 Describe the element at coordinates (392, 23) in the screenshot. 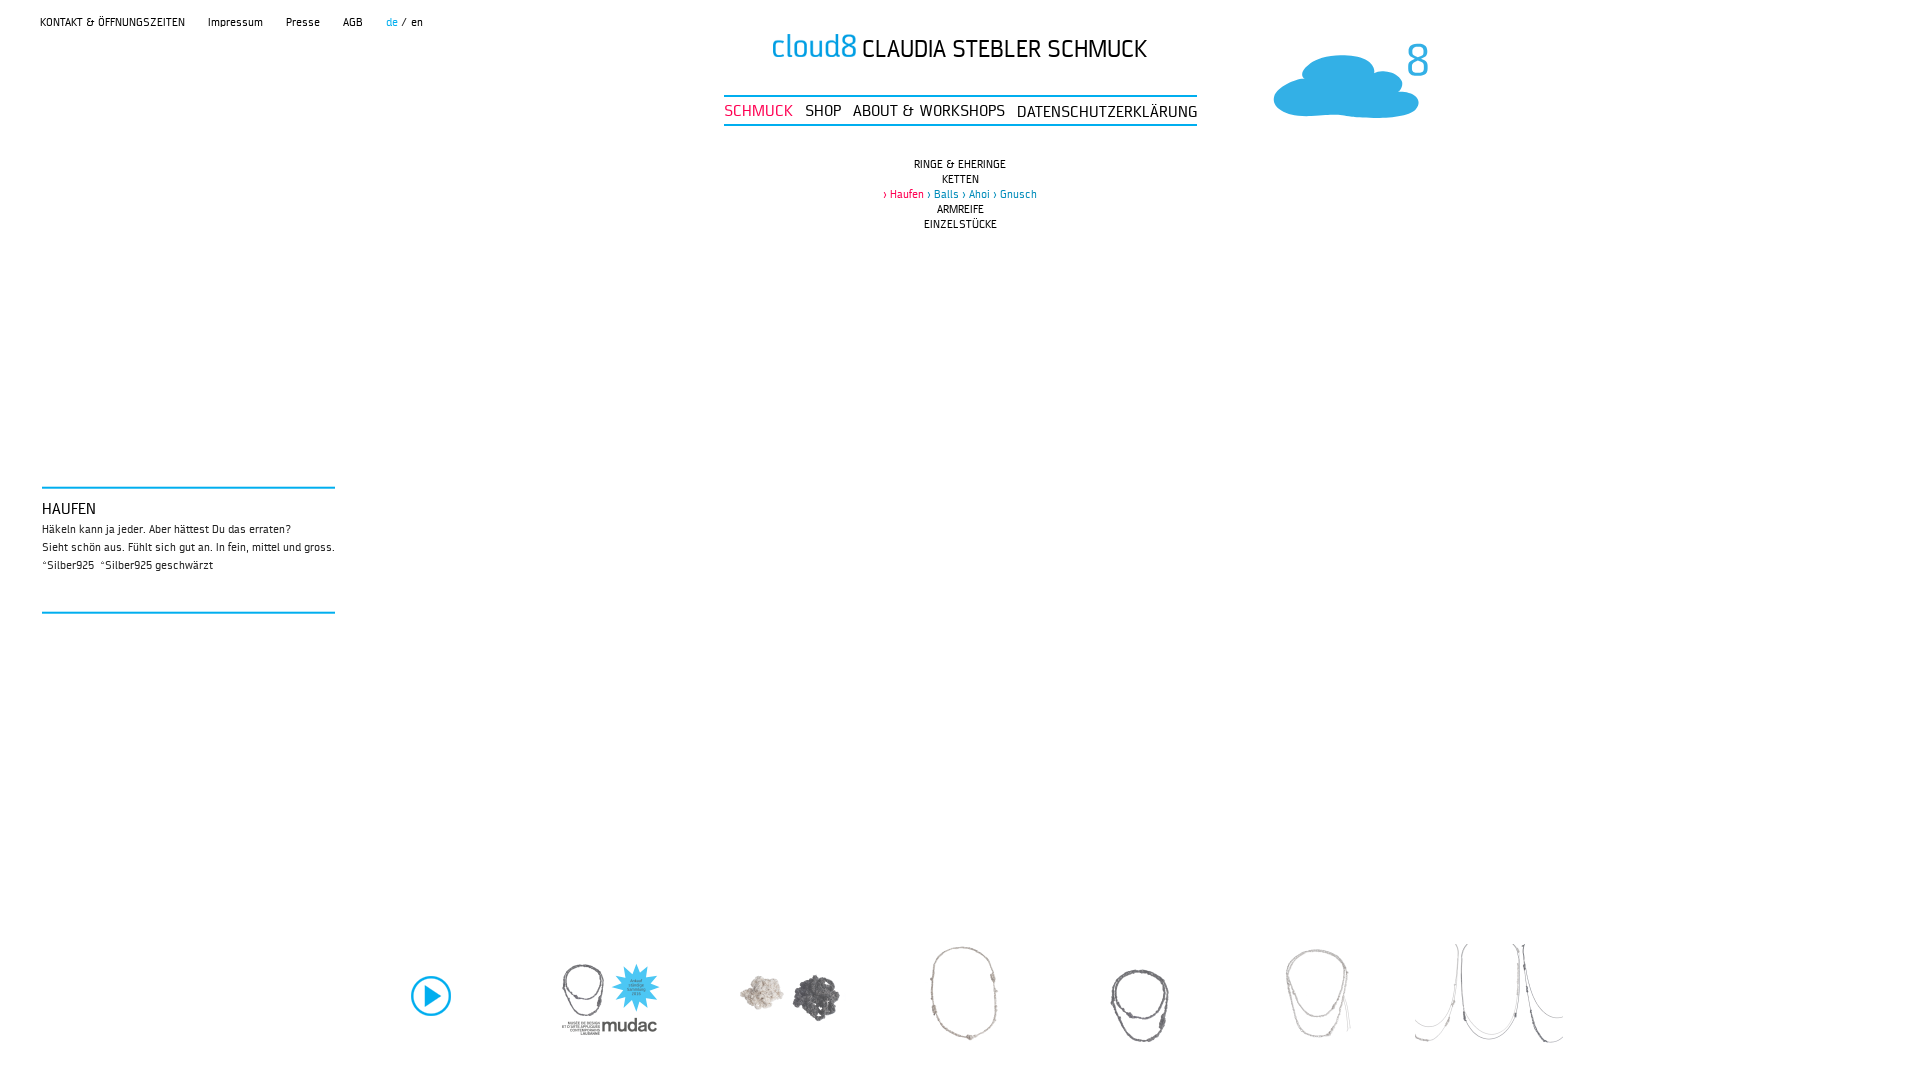

I see `'de'` at that location.